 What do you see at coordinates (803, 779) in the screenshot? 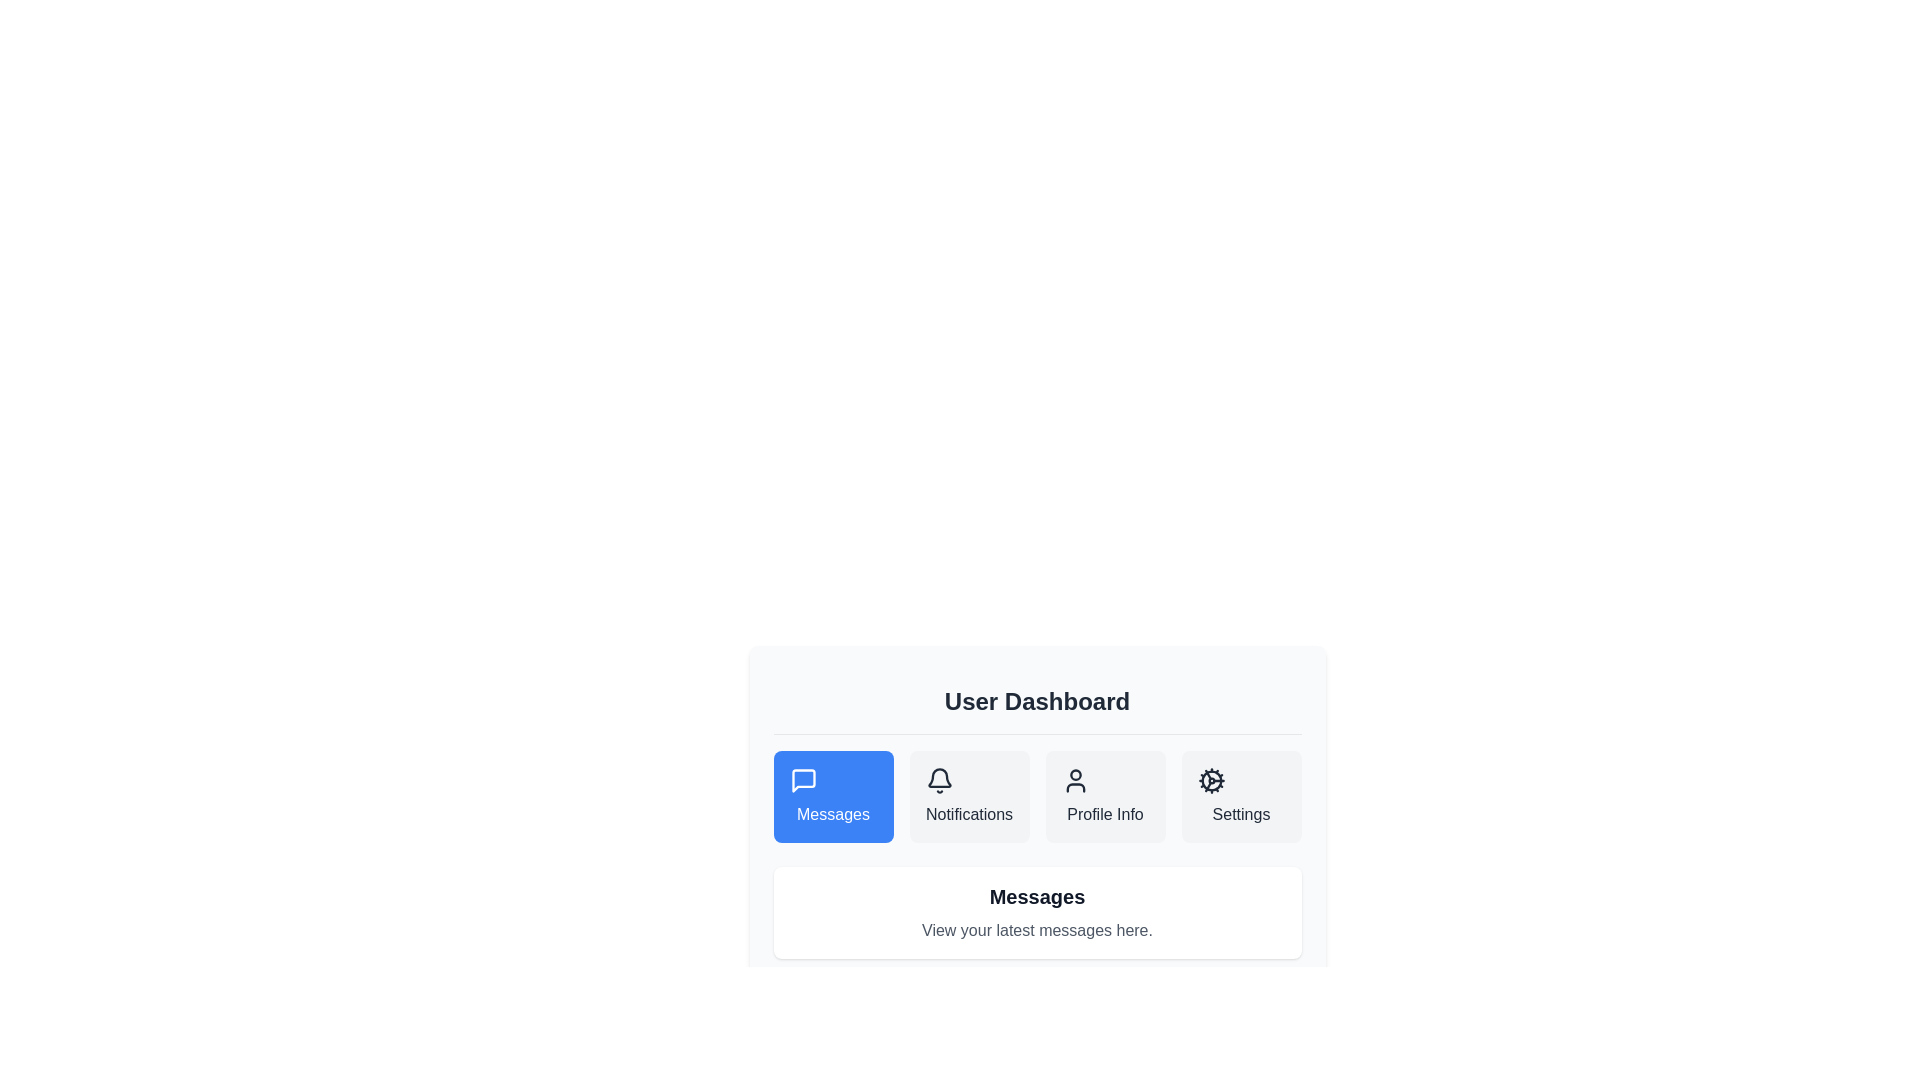
I see `the Messages icon to inspect it` at bounding box center [803, 779].